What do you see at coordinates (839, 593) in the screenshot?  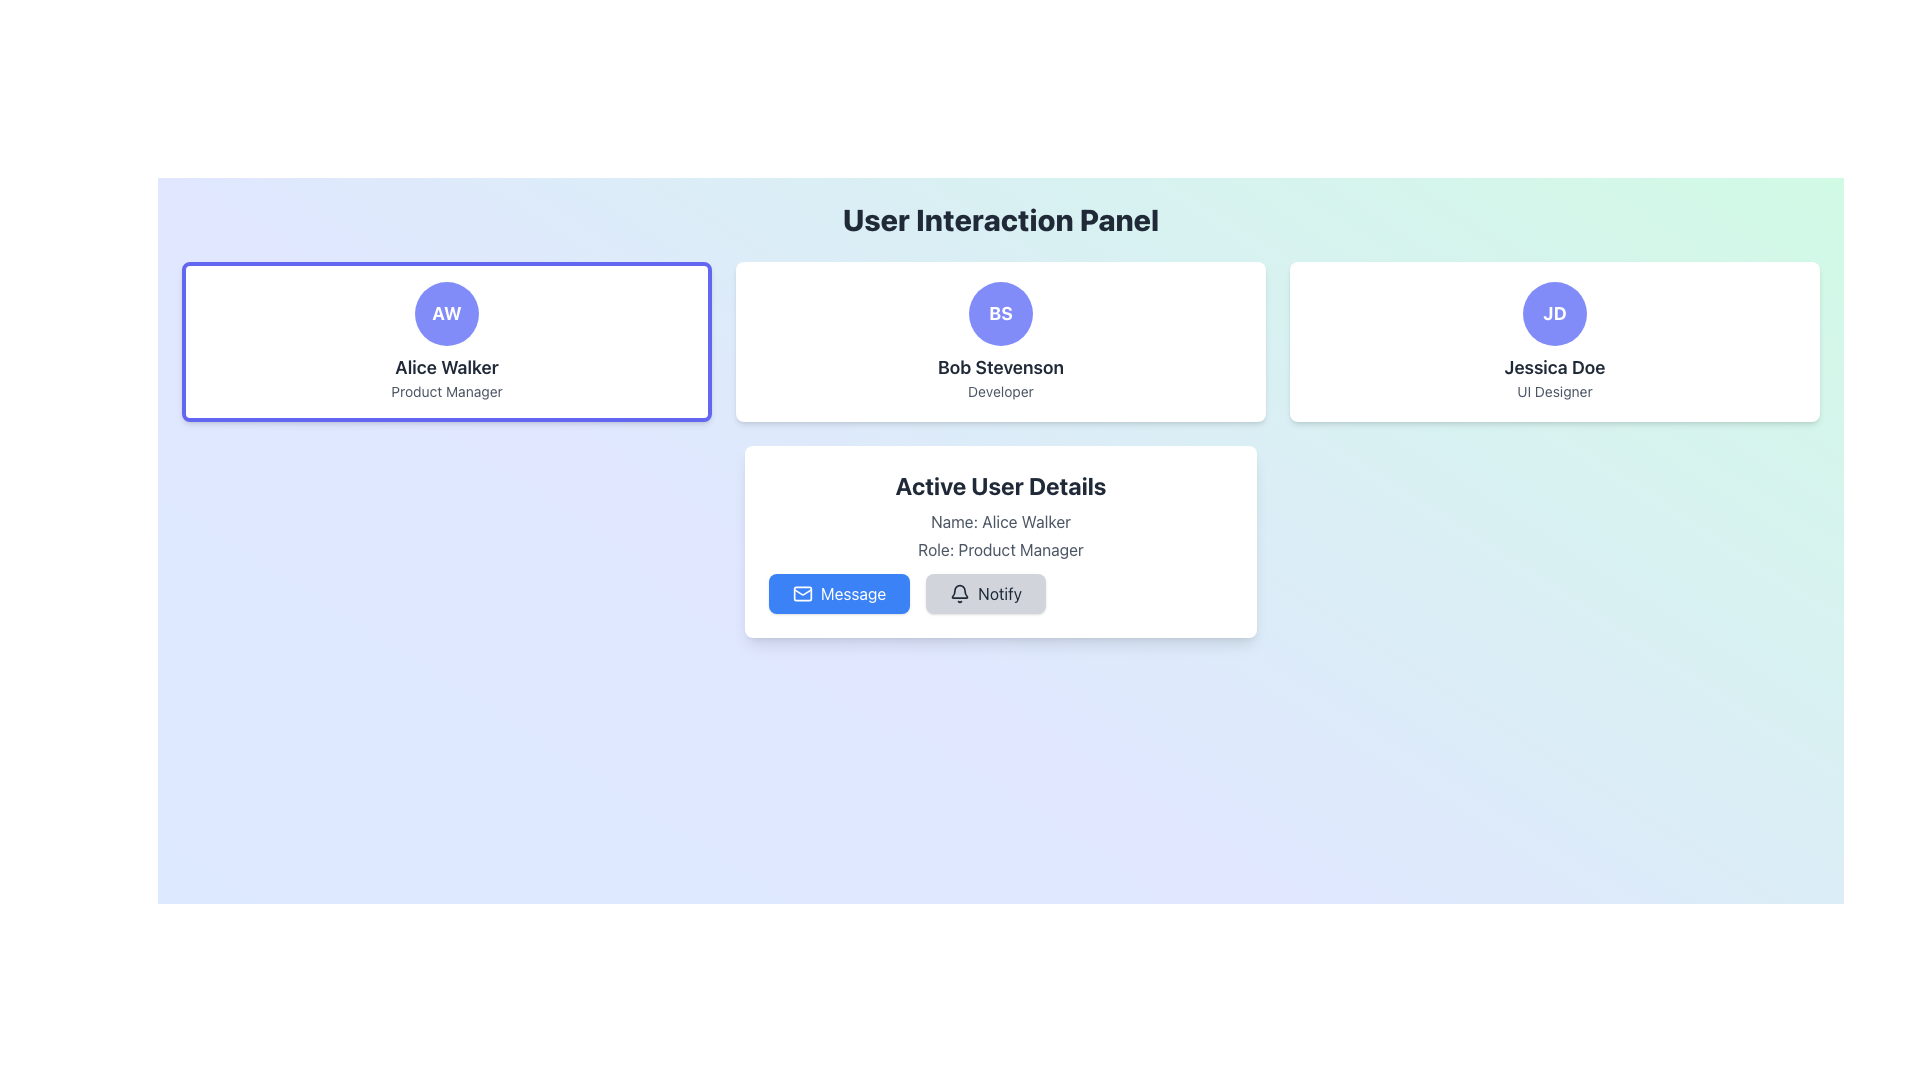 I see `the messaging button located in the lower section of the 'Active User Details' panel` at bounding box center [839, 593].